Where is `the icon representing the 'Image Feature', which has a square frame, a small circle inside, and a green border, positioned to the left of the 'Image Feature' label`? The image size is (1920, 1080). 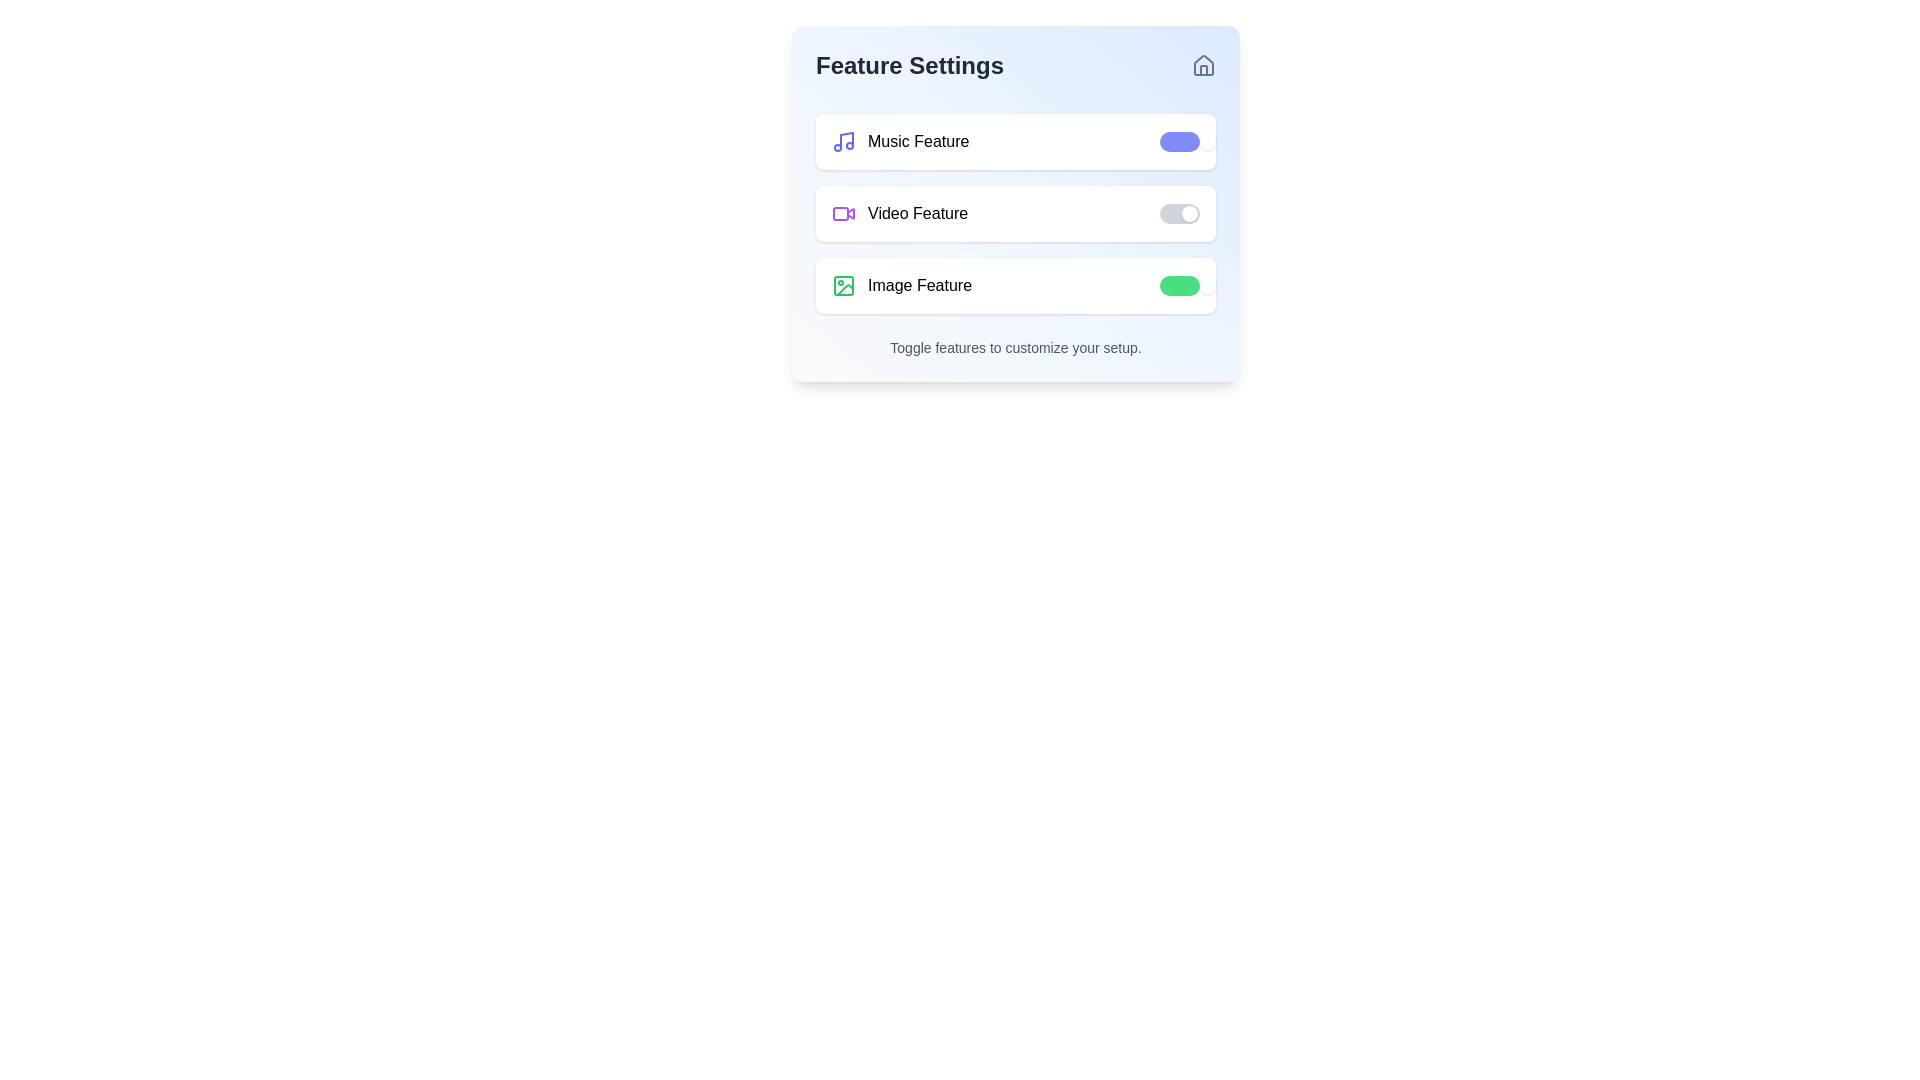 the icon representing the 'Image Feature', which has a square frame, a small circle inside, and a green border, positioned to the left of the 'Image Feature' label is located at coordinates (844, 285).